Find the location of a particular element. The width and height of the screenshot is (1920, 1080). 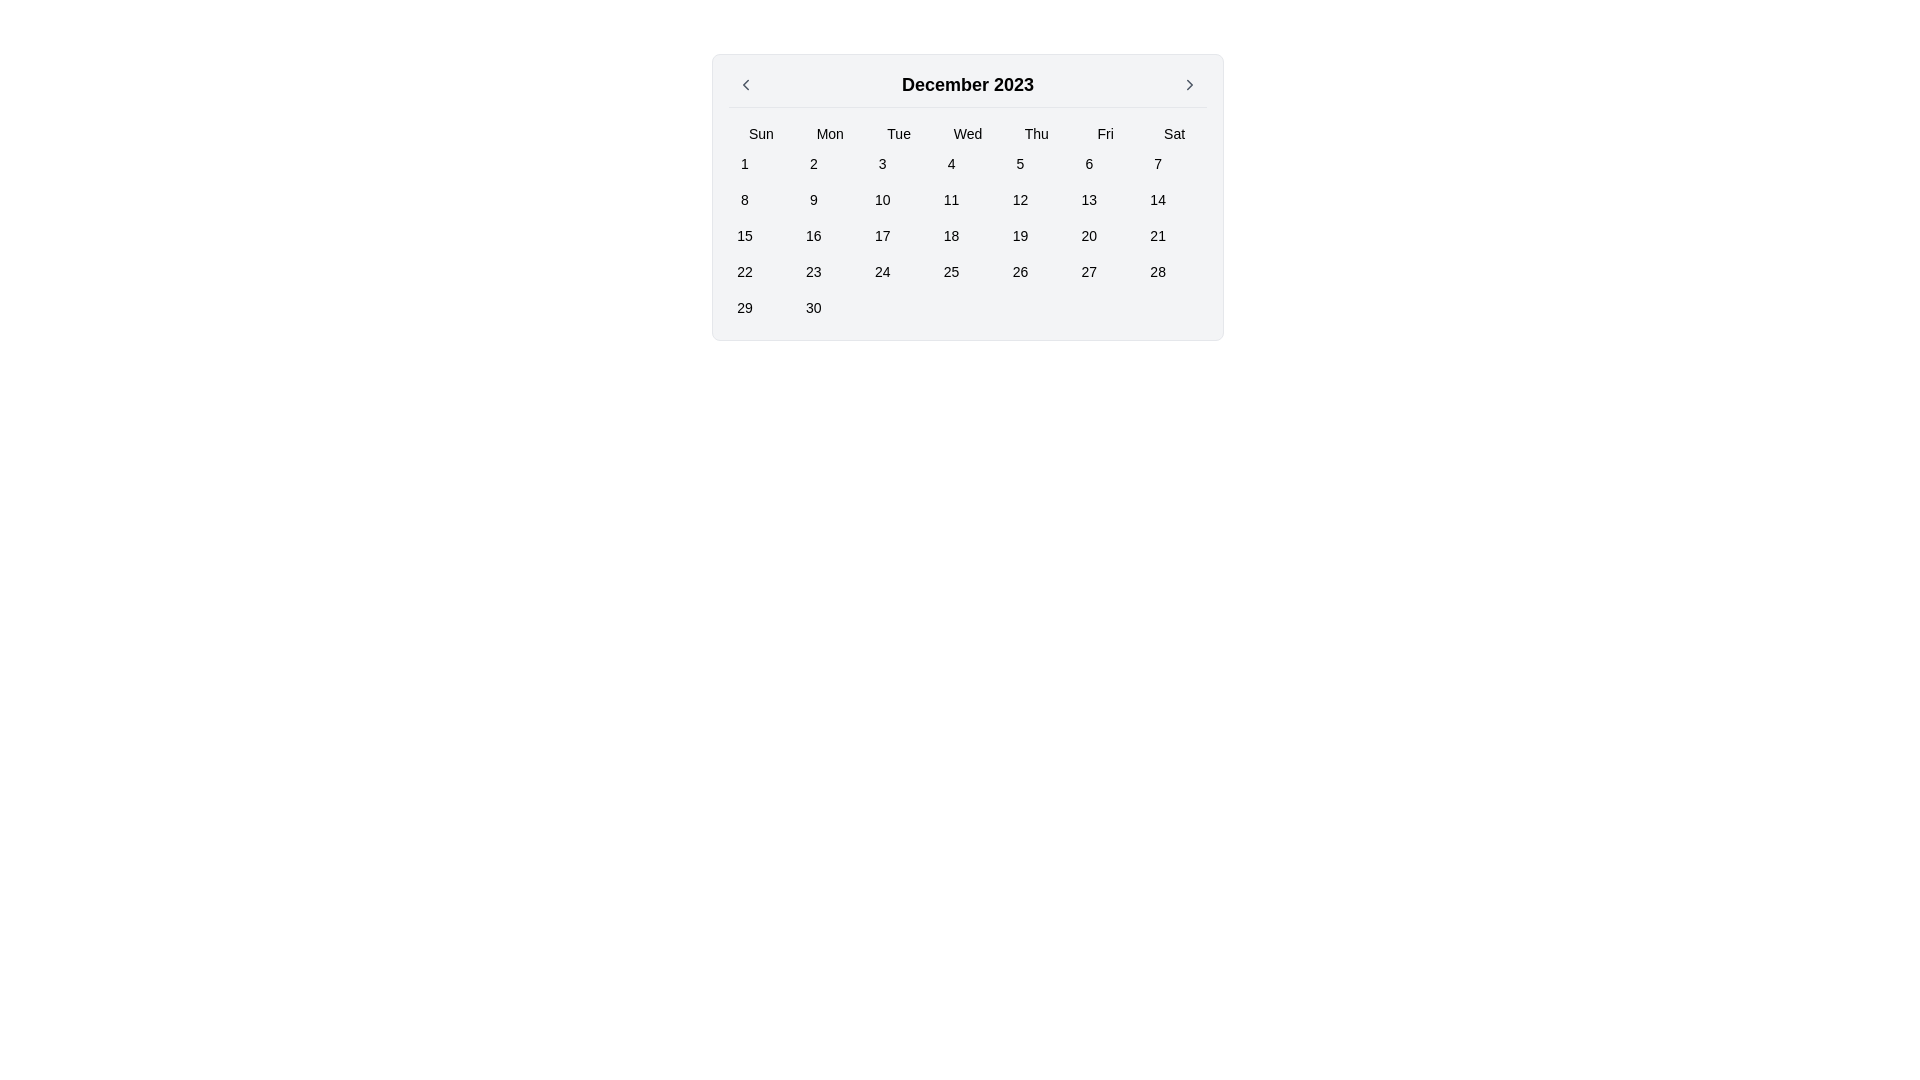

the button representing the date '10' in the calendar, located under the 'Tue' header in the third column and third row of the grid is located at coordinates (881, 200).